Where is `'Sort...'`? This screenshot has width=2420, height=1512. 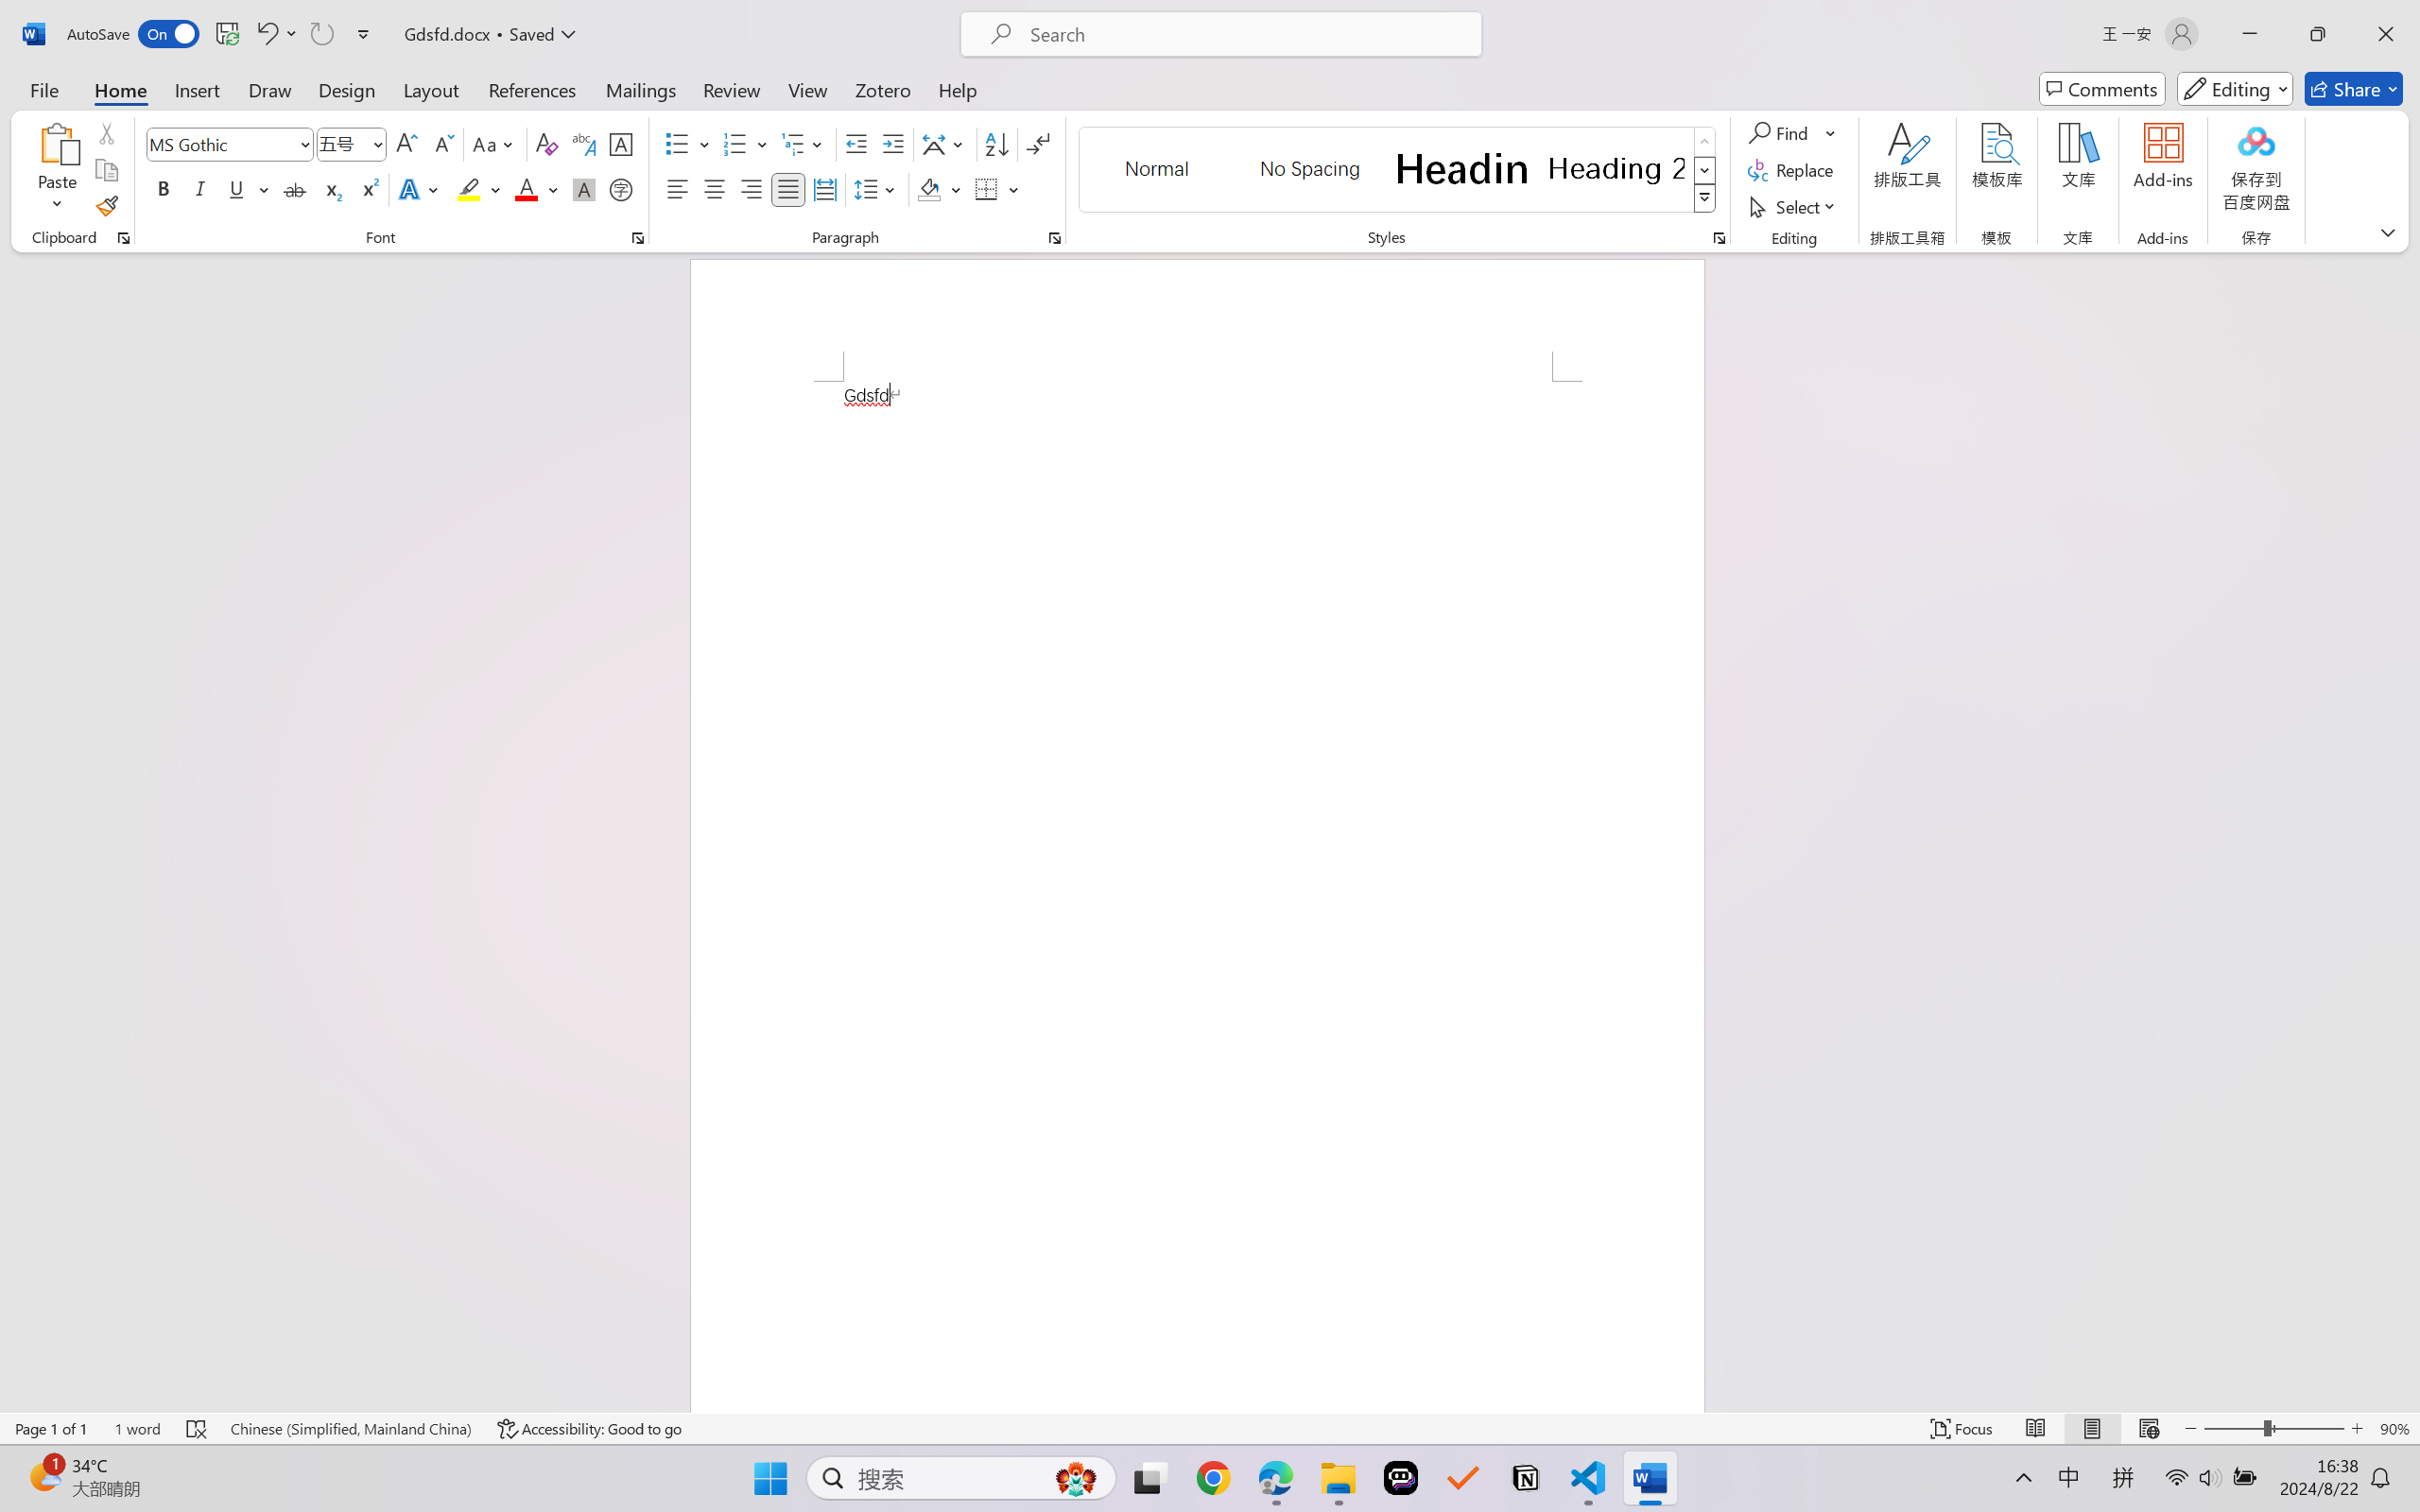 'Sort...' is located at coordinates (996, 144).